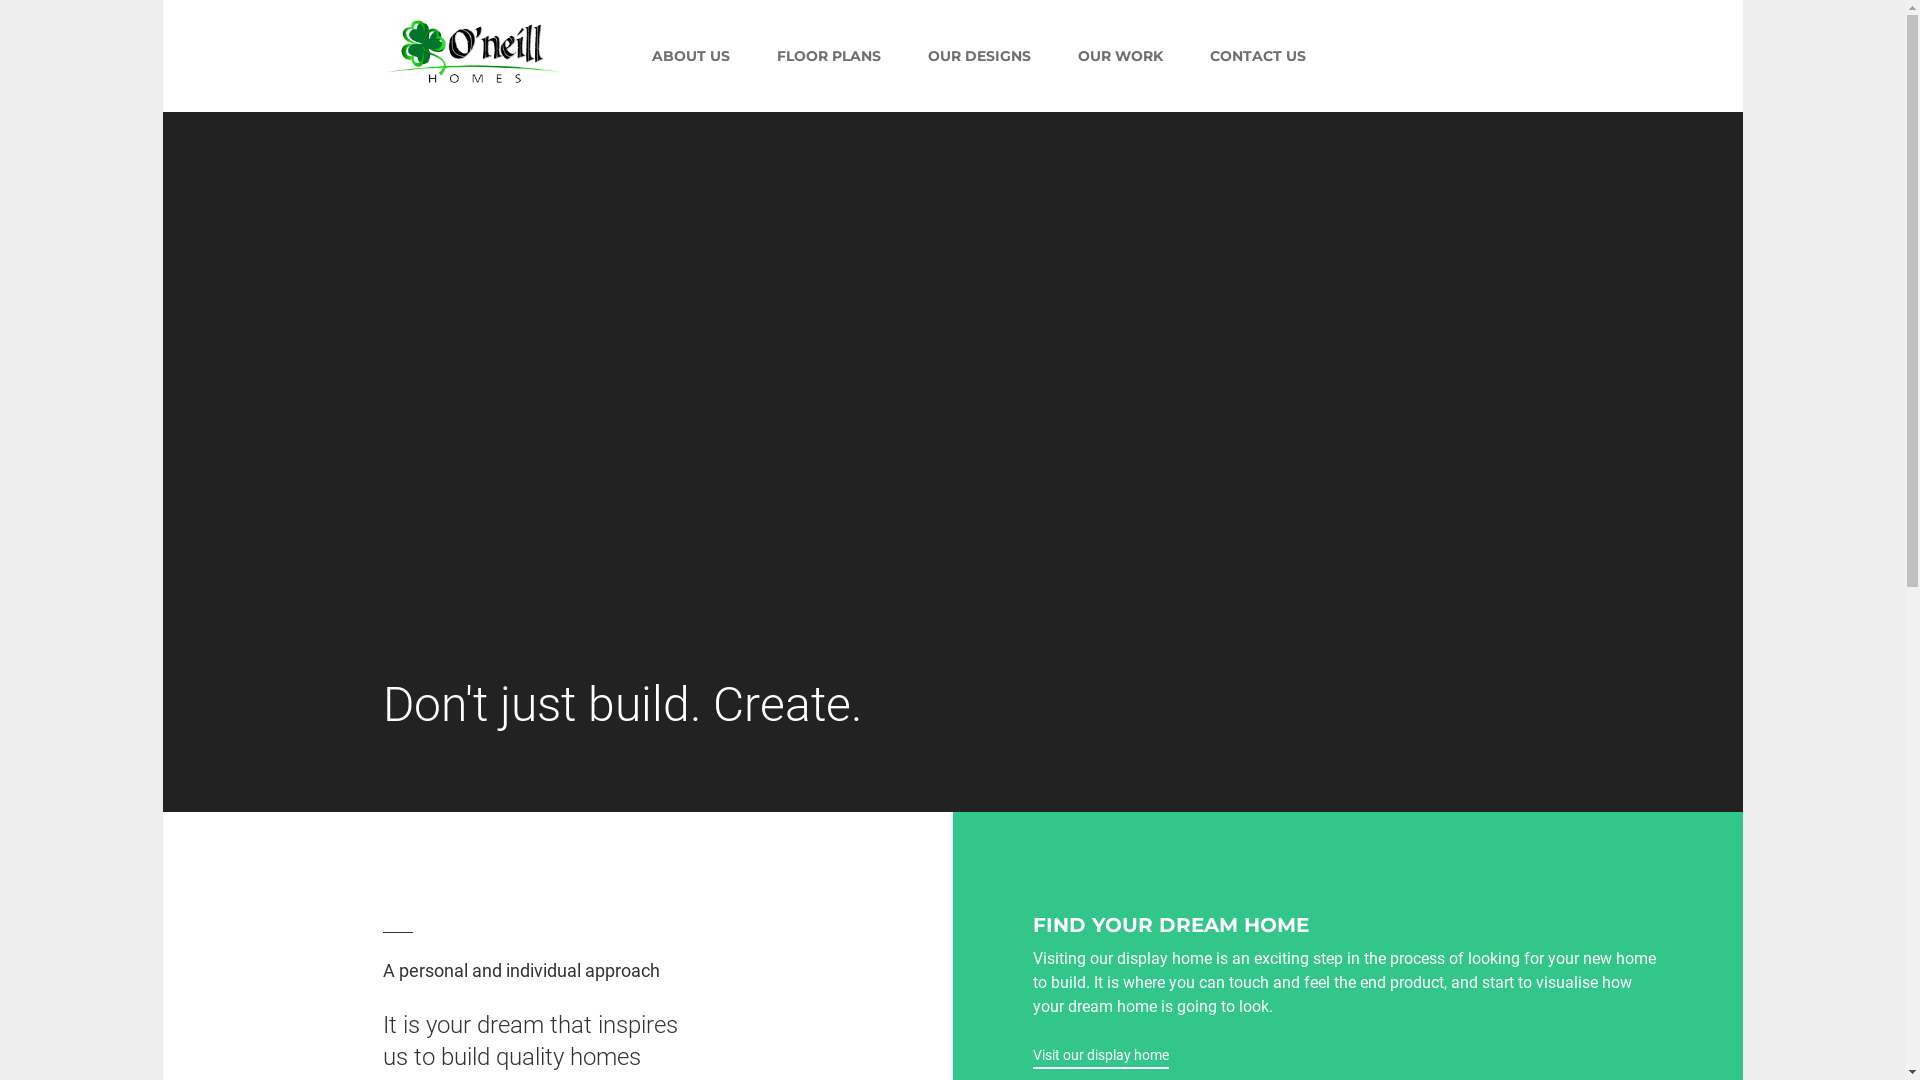 The image size is (1920, 1080). Describe the element at coordinates (1053, 55) in the screenshot. I see `'OUR WORK'` at that location.